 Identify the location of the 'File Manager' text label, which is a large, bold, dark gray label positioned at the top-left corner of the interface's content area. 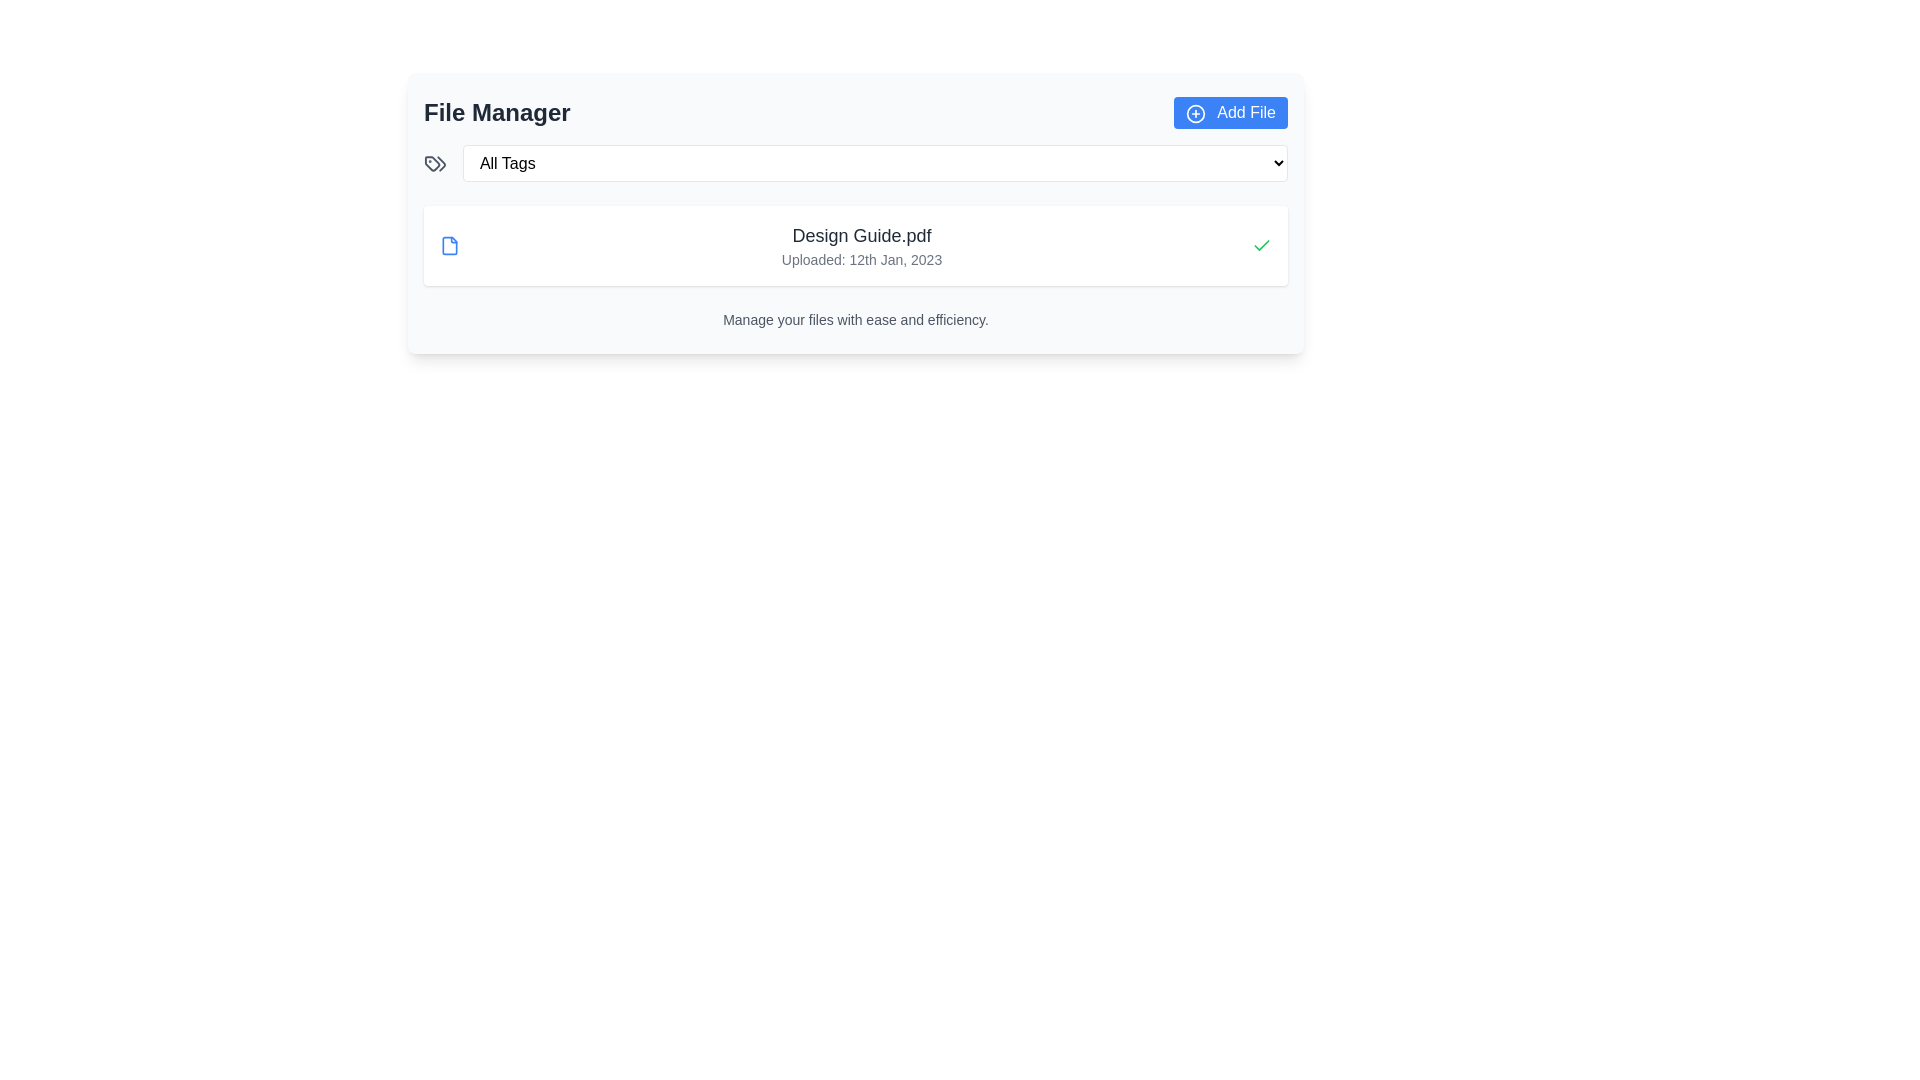
(497, 112).